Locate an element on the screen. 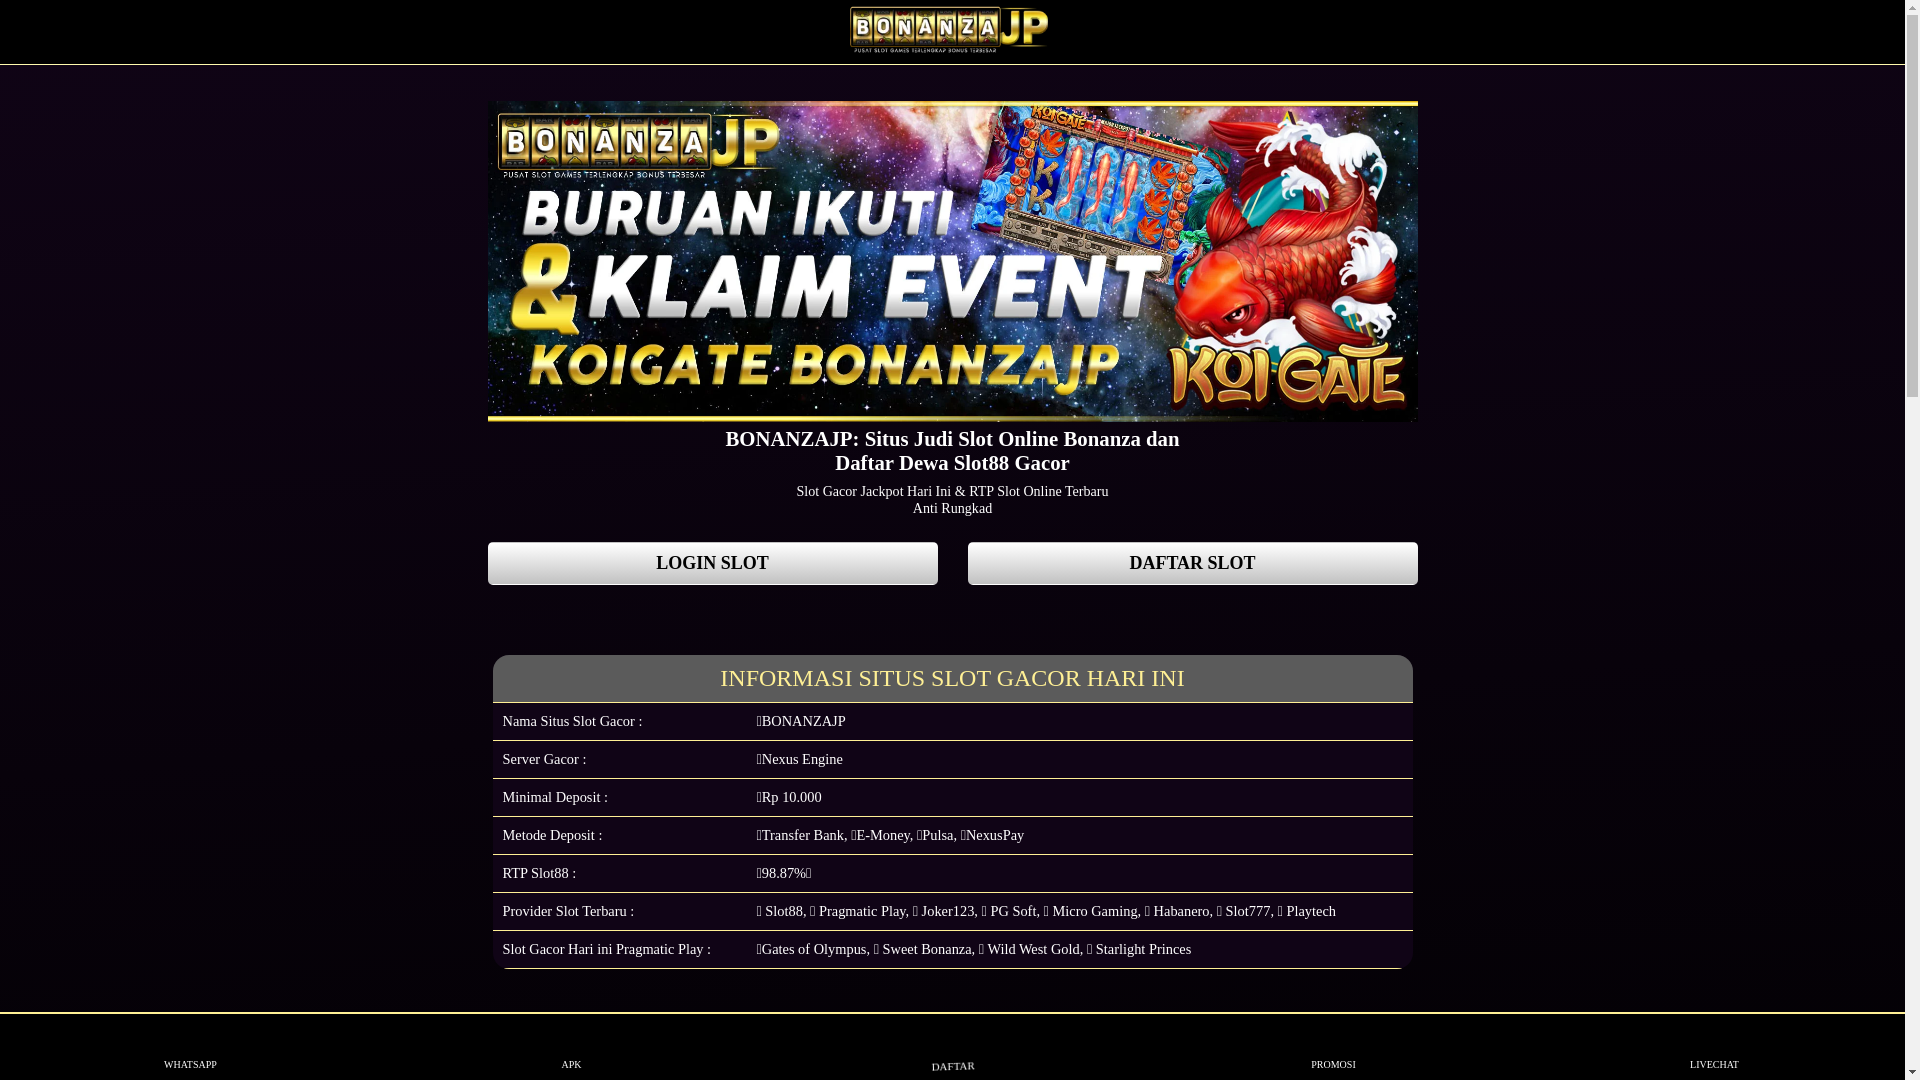 This screenshot has width=1920, height=1080. 'APK' is located at coordinates (570, 1045).